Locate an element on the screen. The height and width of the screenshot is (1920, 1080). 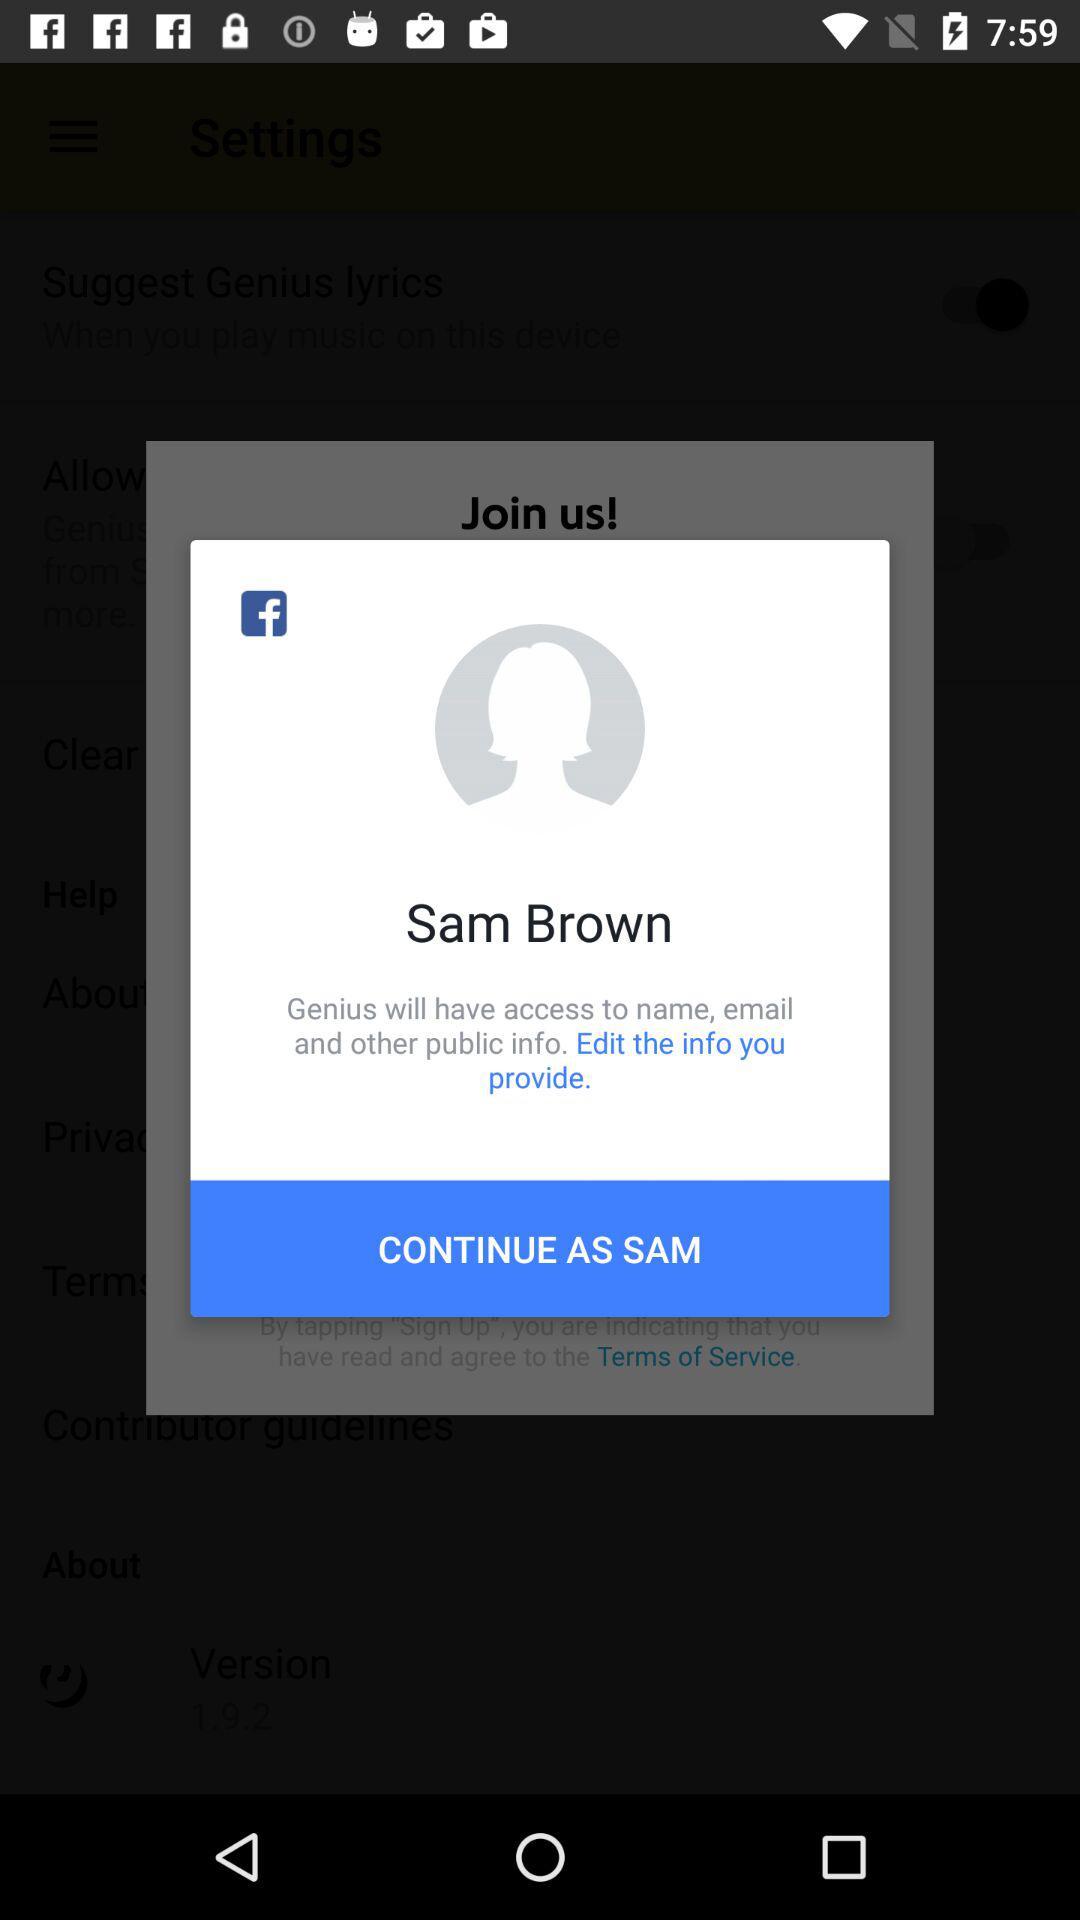
icon below sam brown icon is located at coordinates (540, 1041).